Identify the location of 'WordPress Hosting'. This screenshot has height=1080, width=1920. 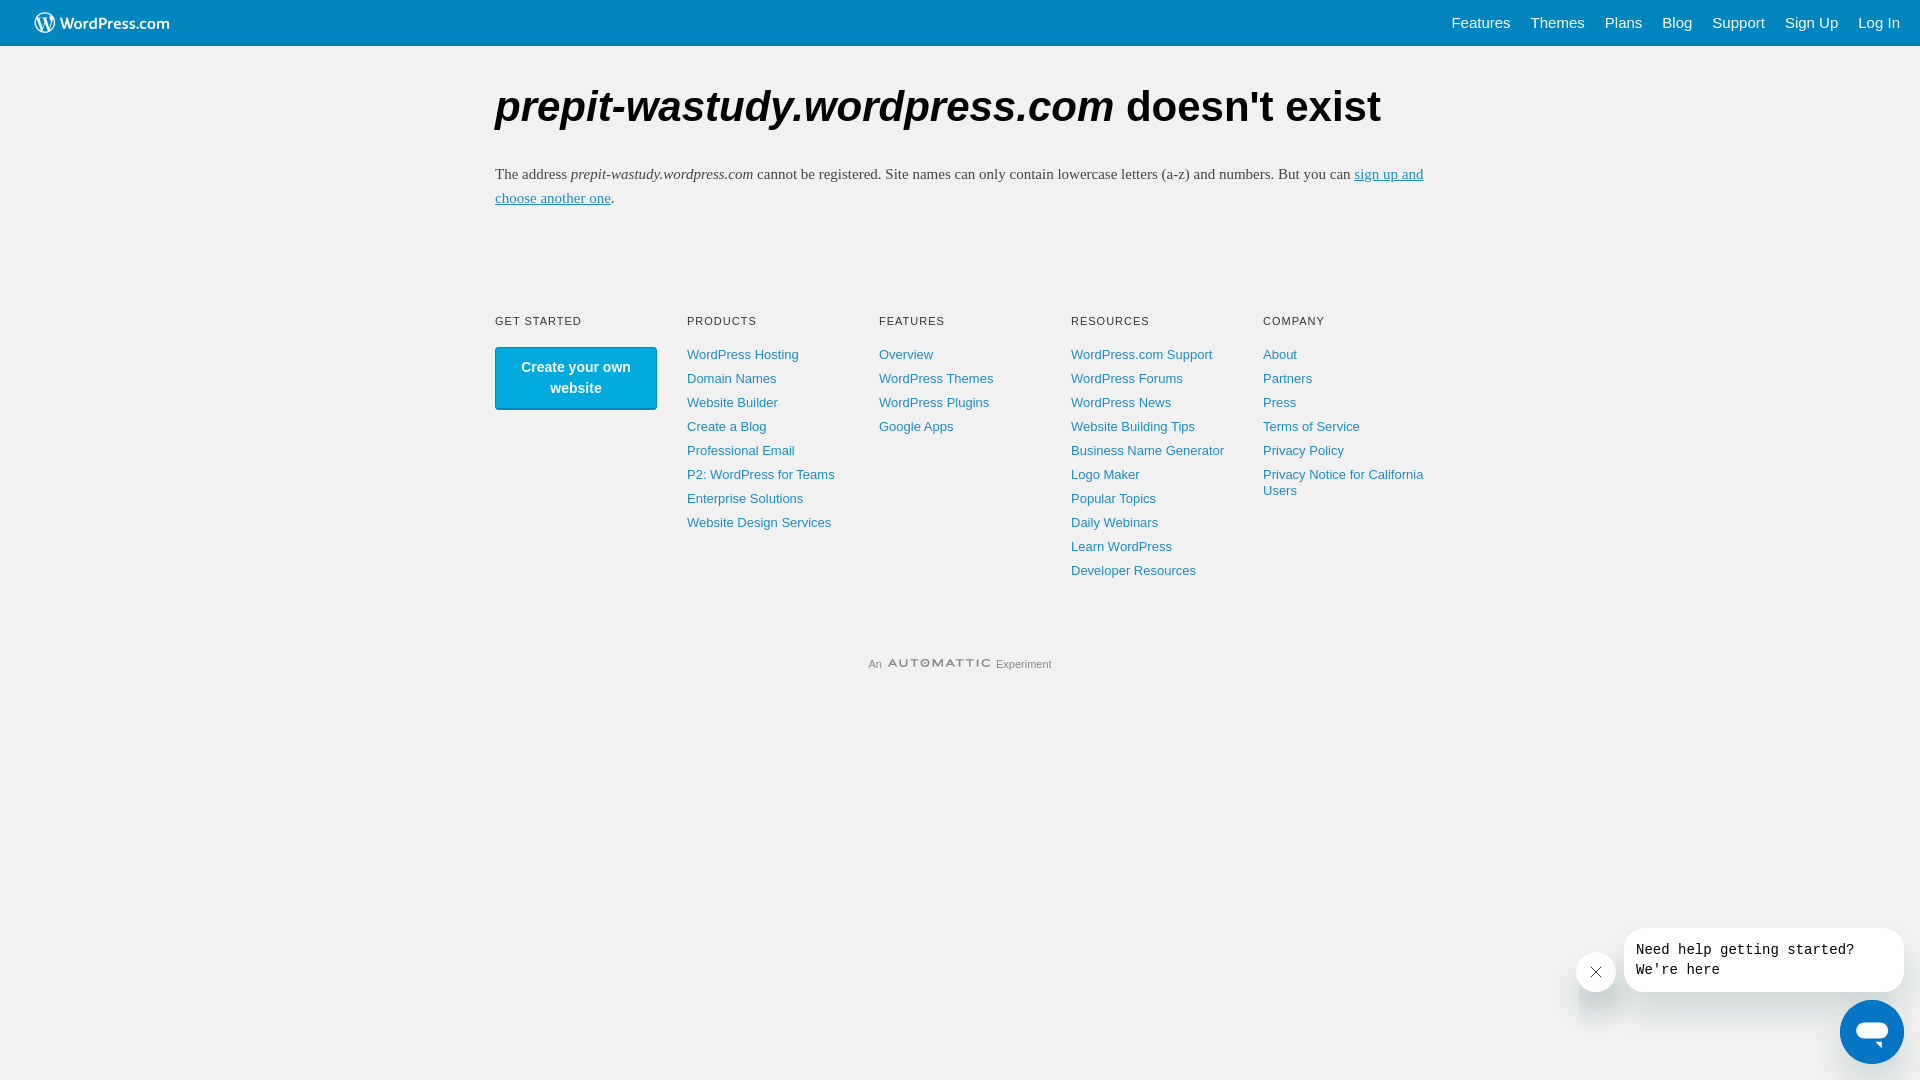
(742, 353).